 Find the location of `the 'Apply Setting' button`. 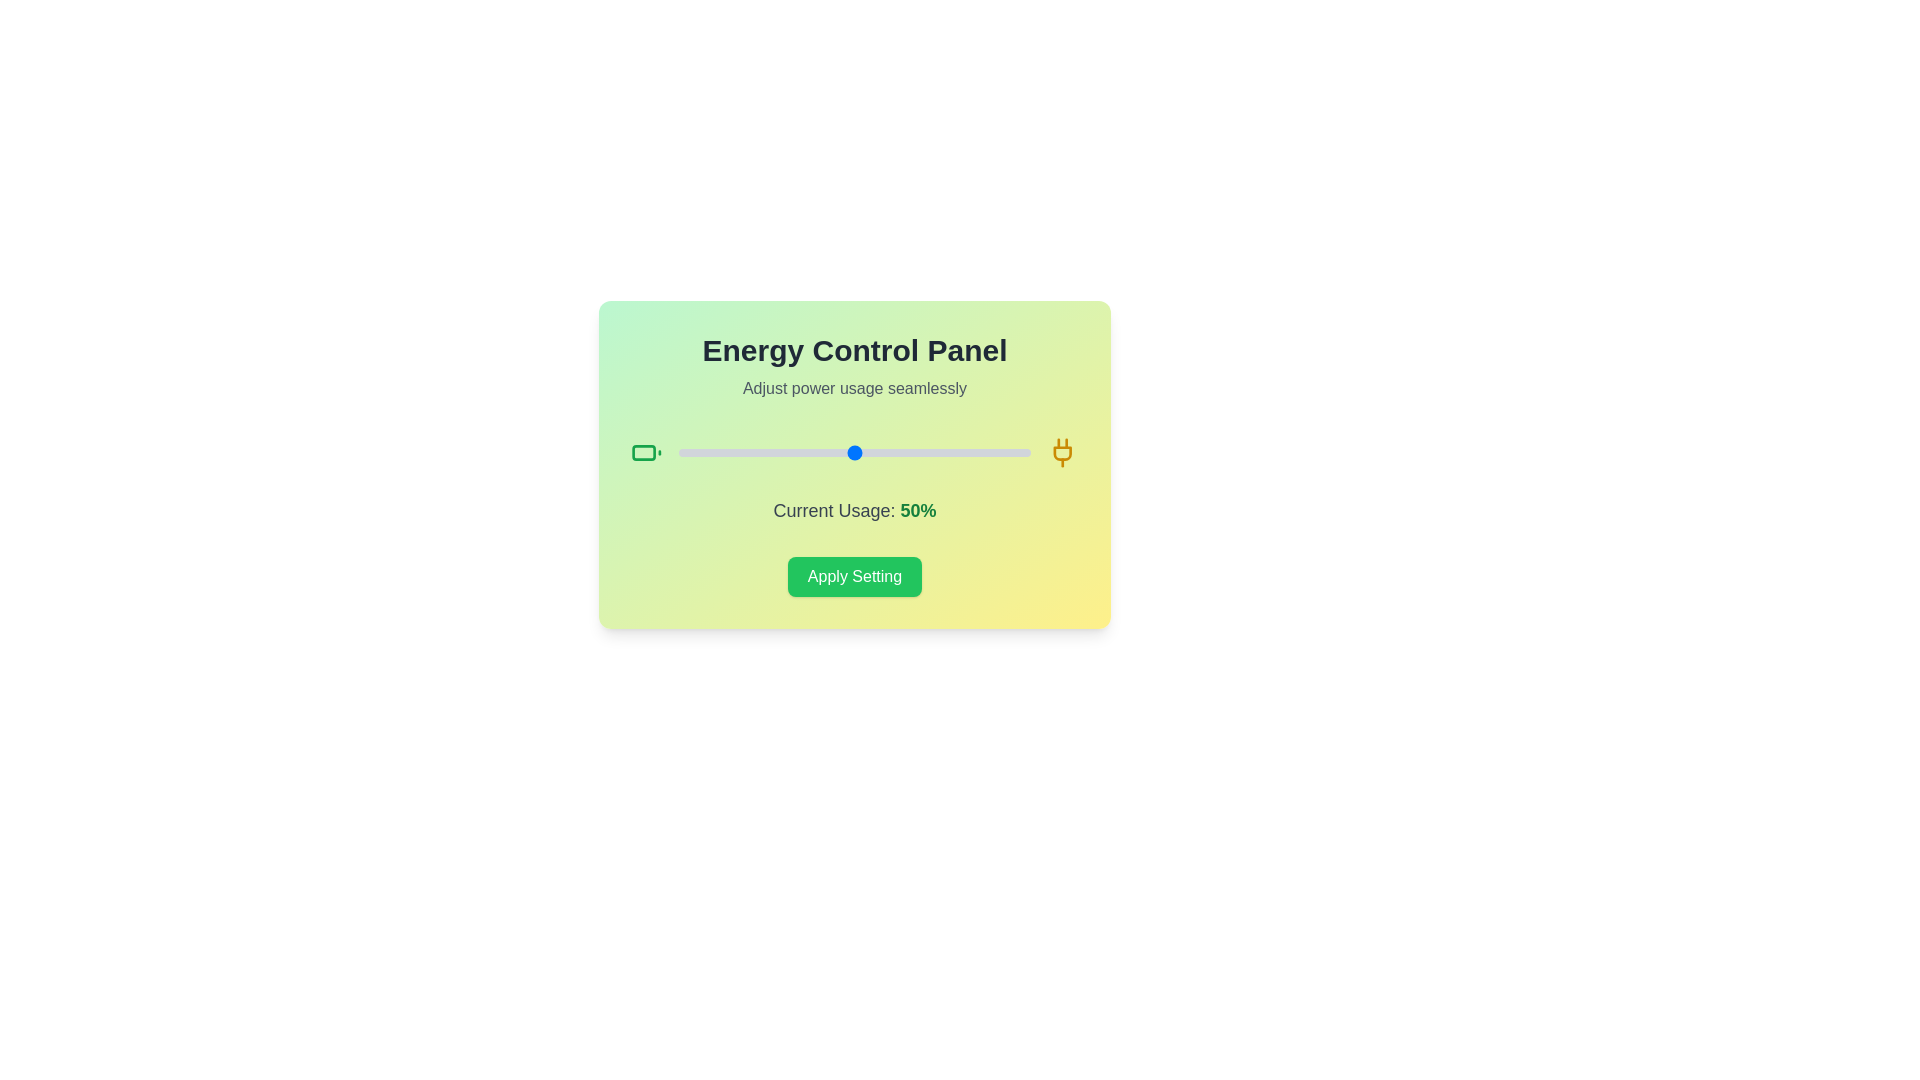

the 'Apply Setting' button is located at coordinates (854, 577).